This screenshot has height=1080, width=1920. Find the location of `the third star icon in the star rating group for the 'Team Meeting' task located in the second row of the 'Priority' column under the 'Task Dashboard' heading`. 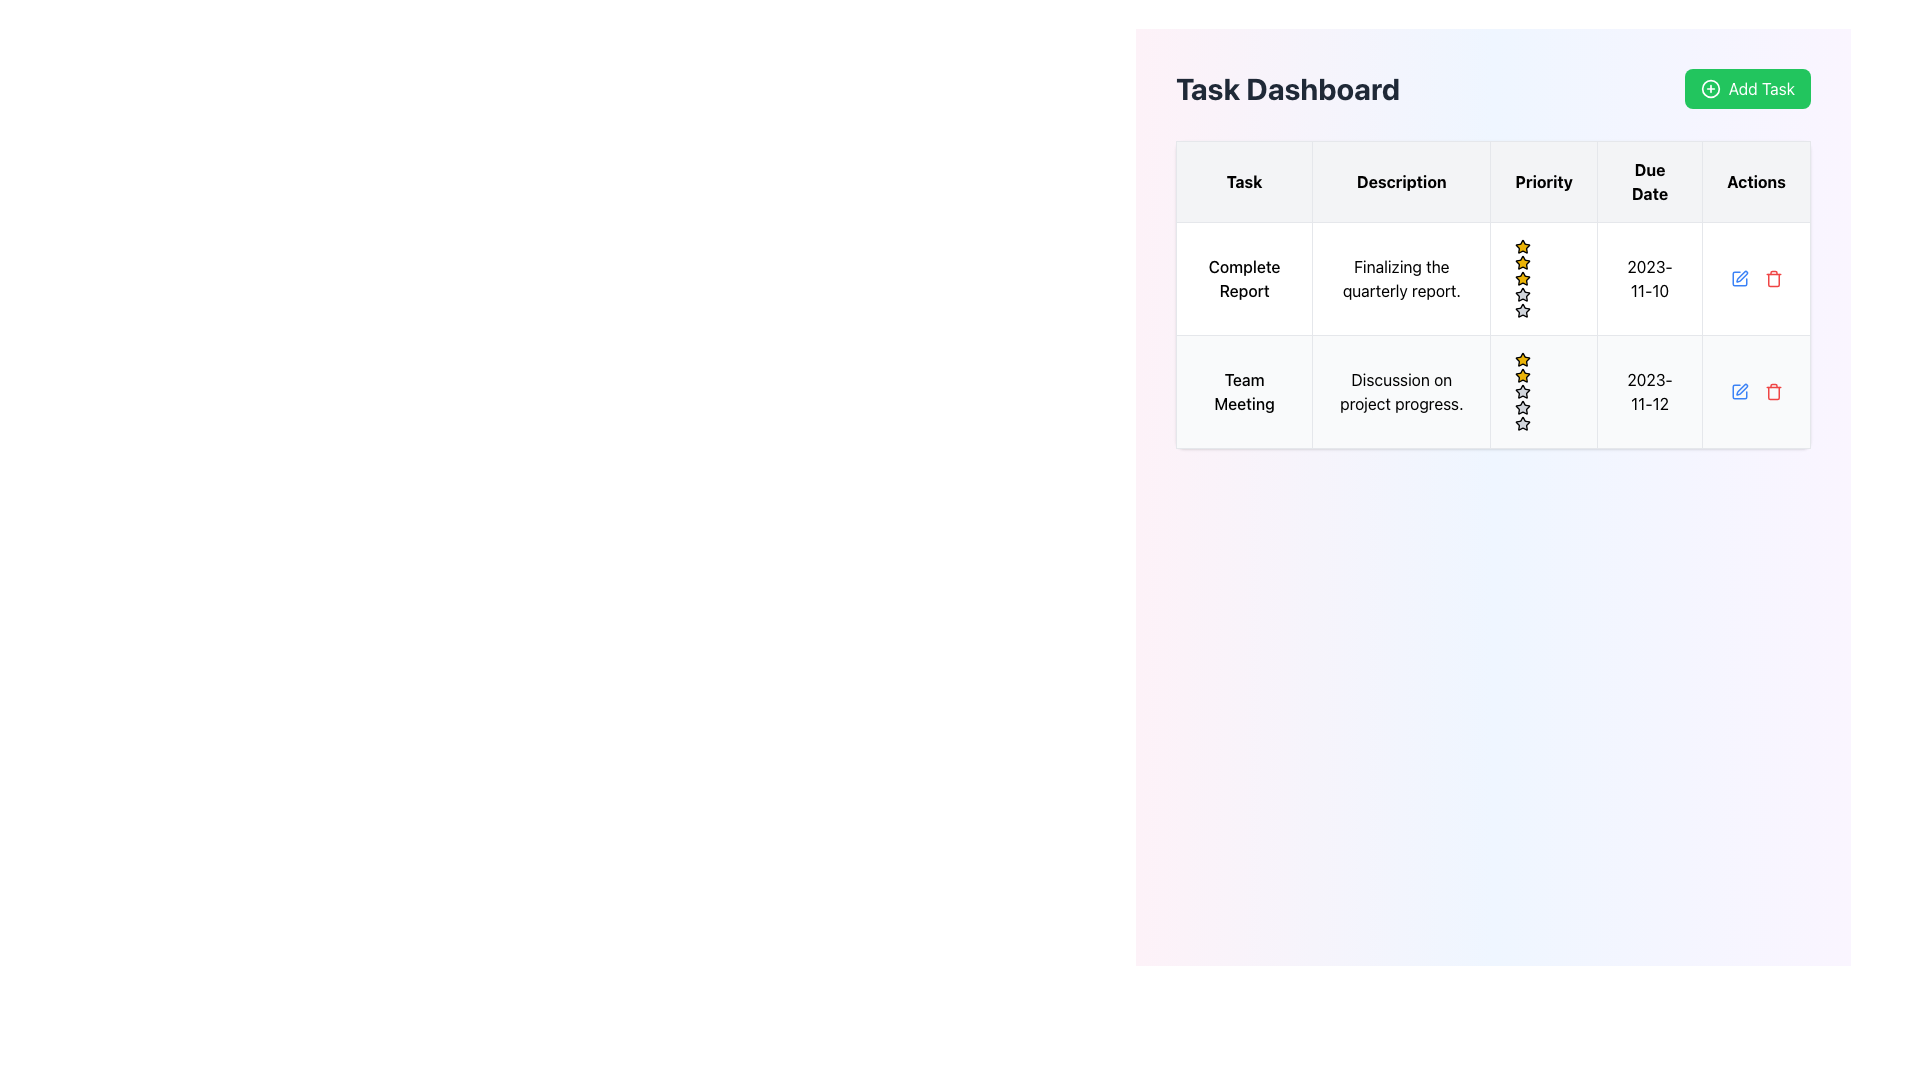

the third star icon in the star rating group for the 'Team Meeting' task located in the second row of the 'Priority' column under the 'Task Dashboard' heading is located at coordinates (1522, 422).